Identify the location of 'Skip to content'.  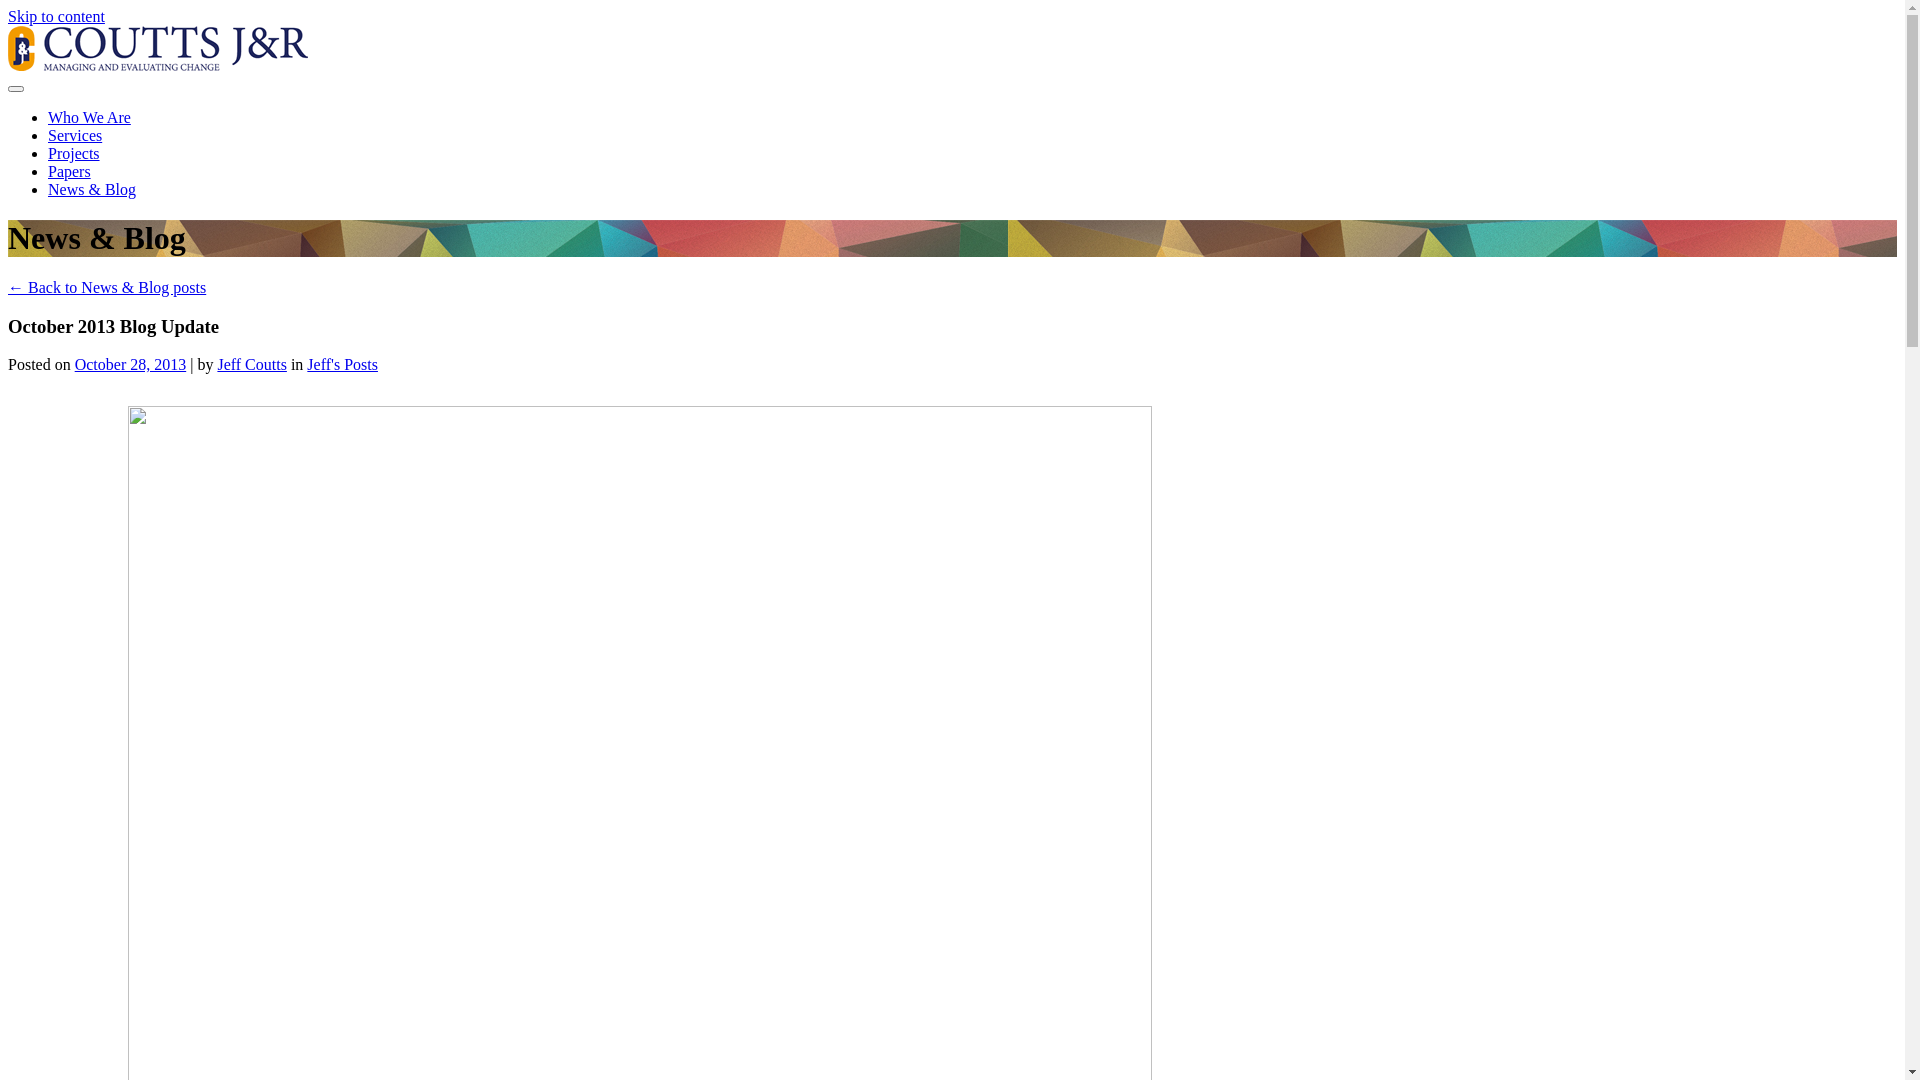
(56, 16).